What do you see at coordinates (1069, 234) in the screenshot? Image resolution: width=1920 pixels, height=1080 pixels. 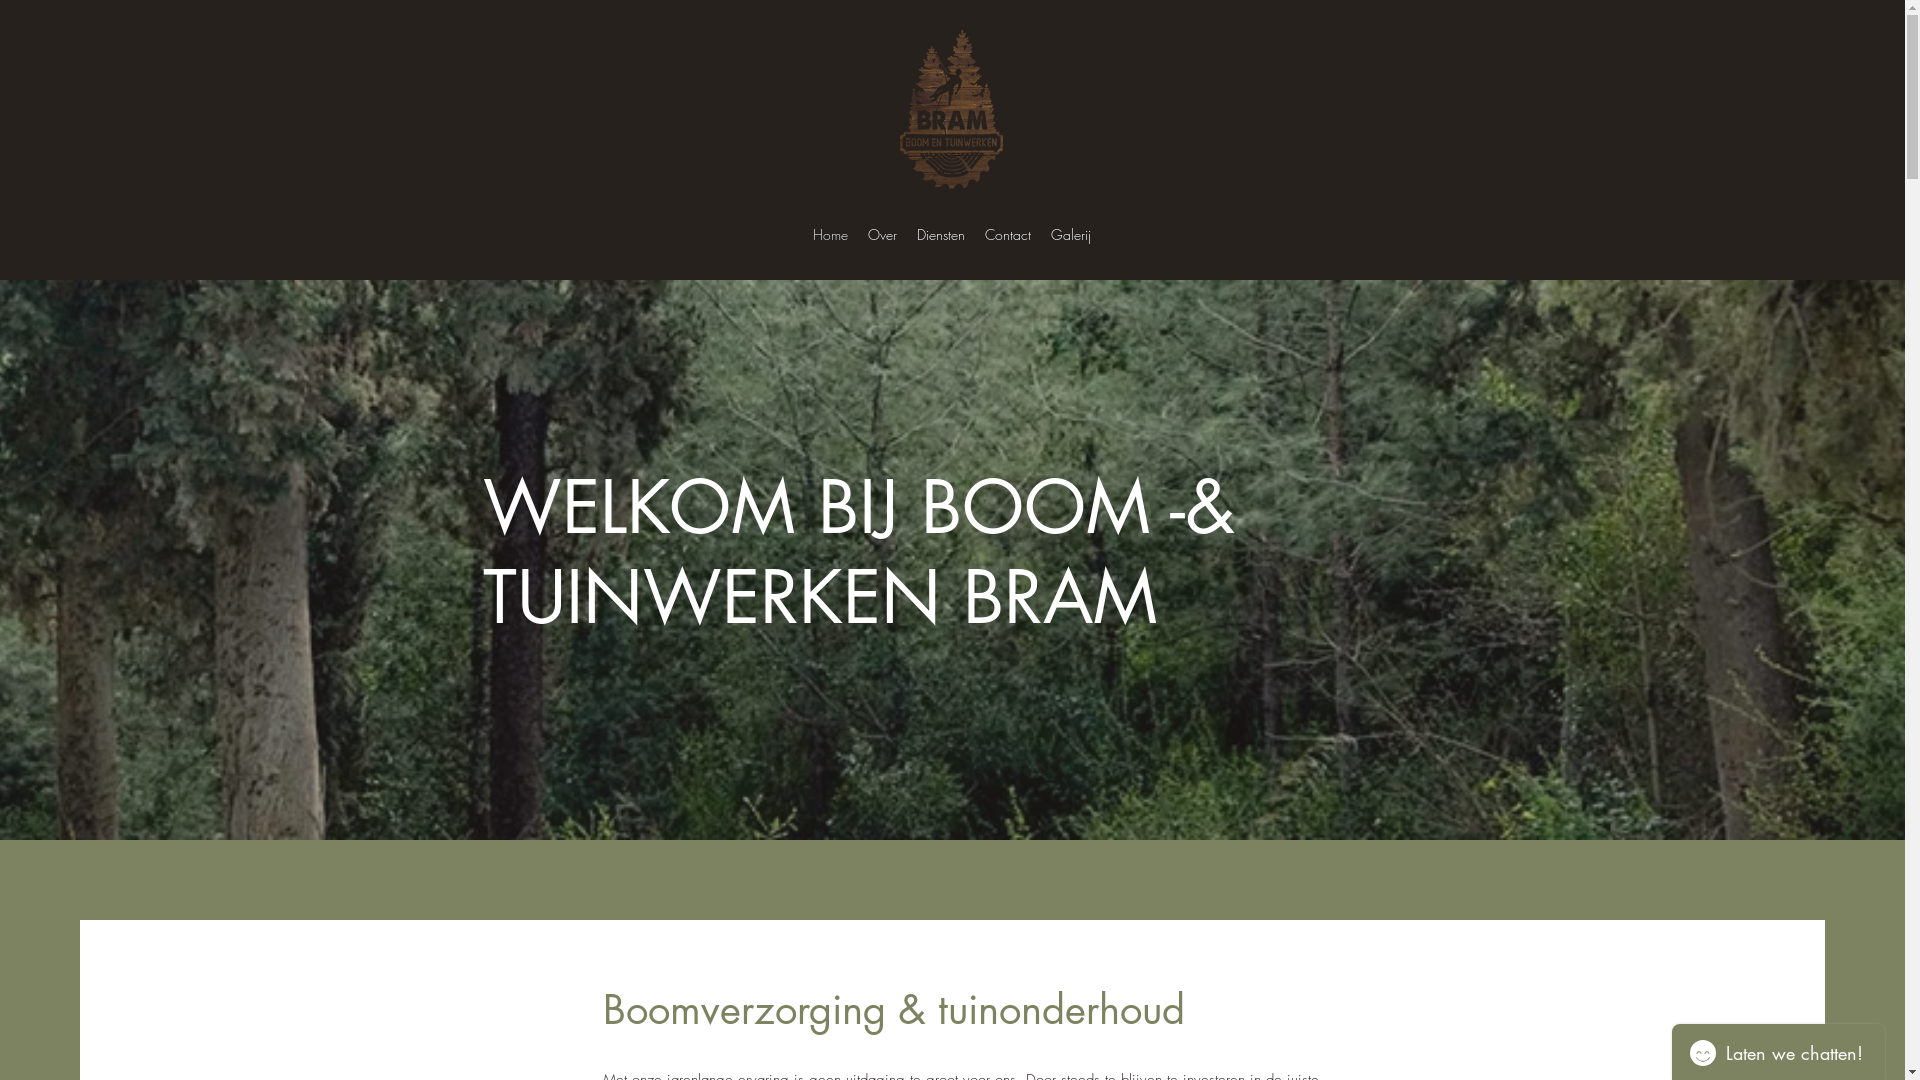 I see `'Galerij'` at bounding box center [1069, 234].